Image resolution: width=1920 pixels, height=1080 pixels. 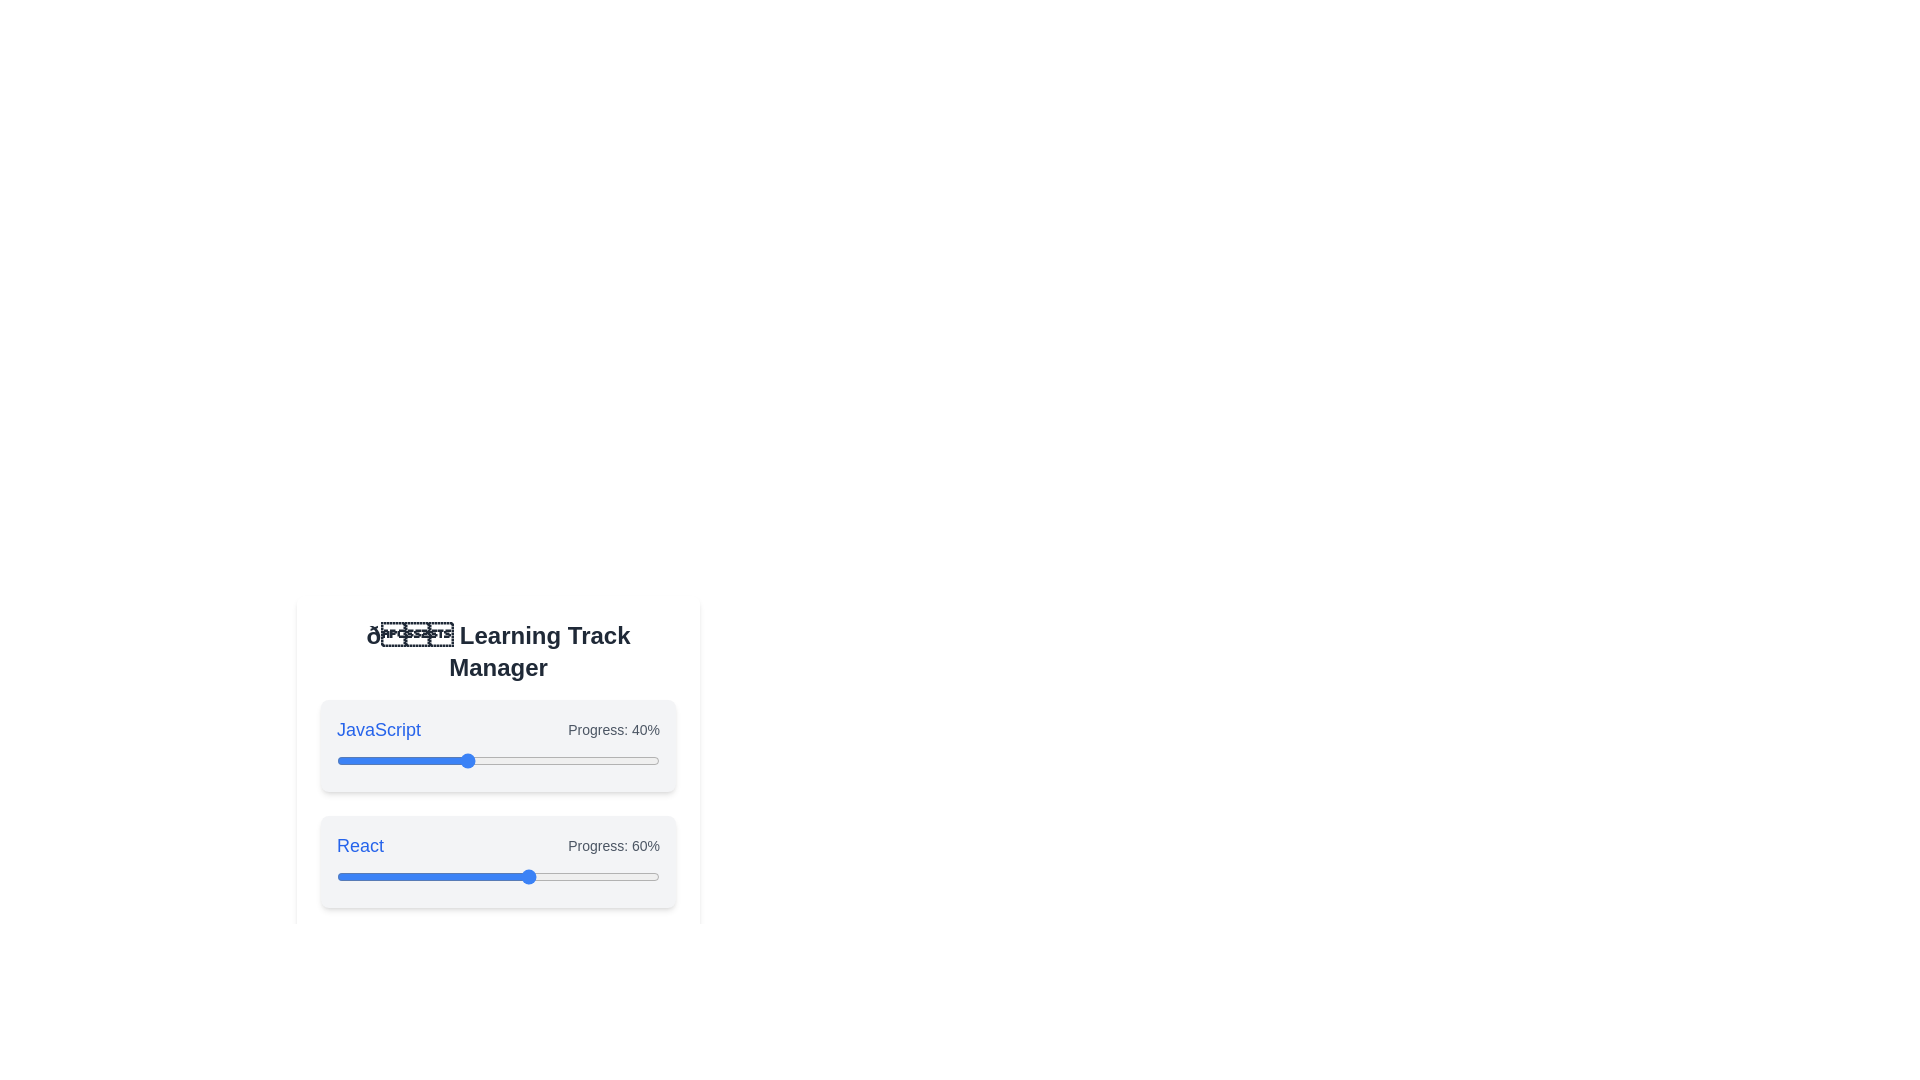 What do you see at coordinates (620, 875) in the screenshot?
I see `the progress` at bounding box center [620, 875].